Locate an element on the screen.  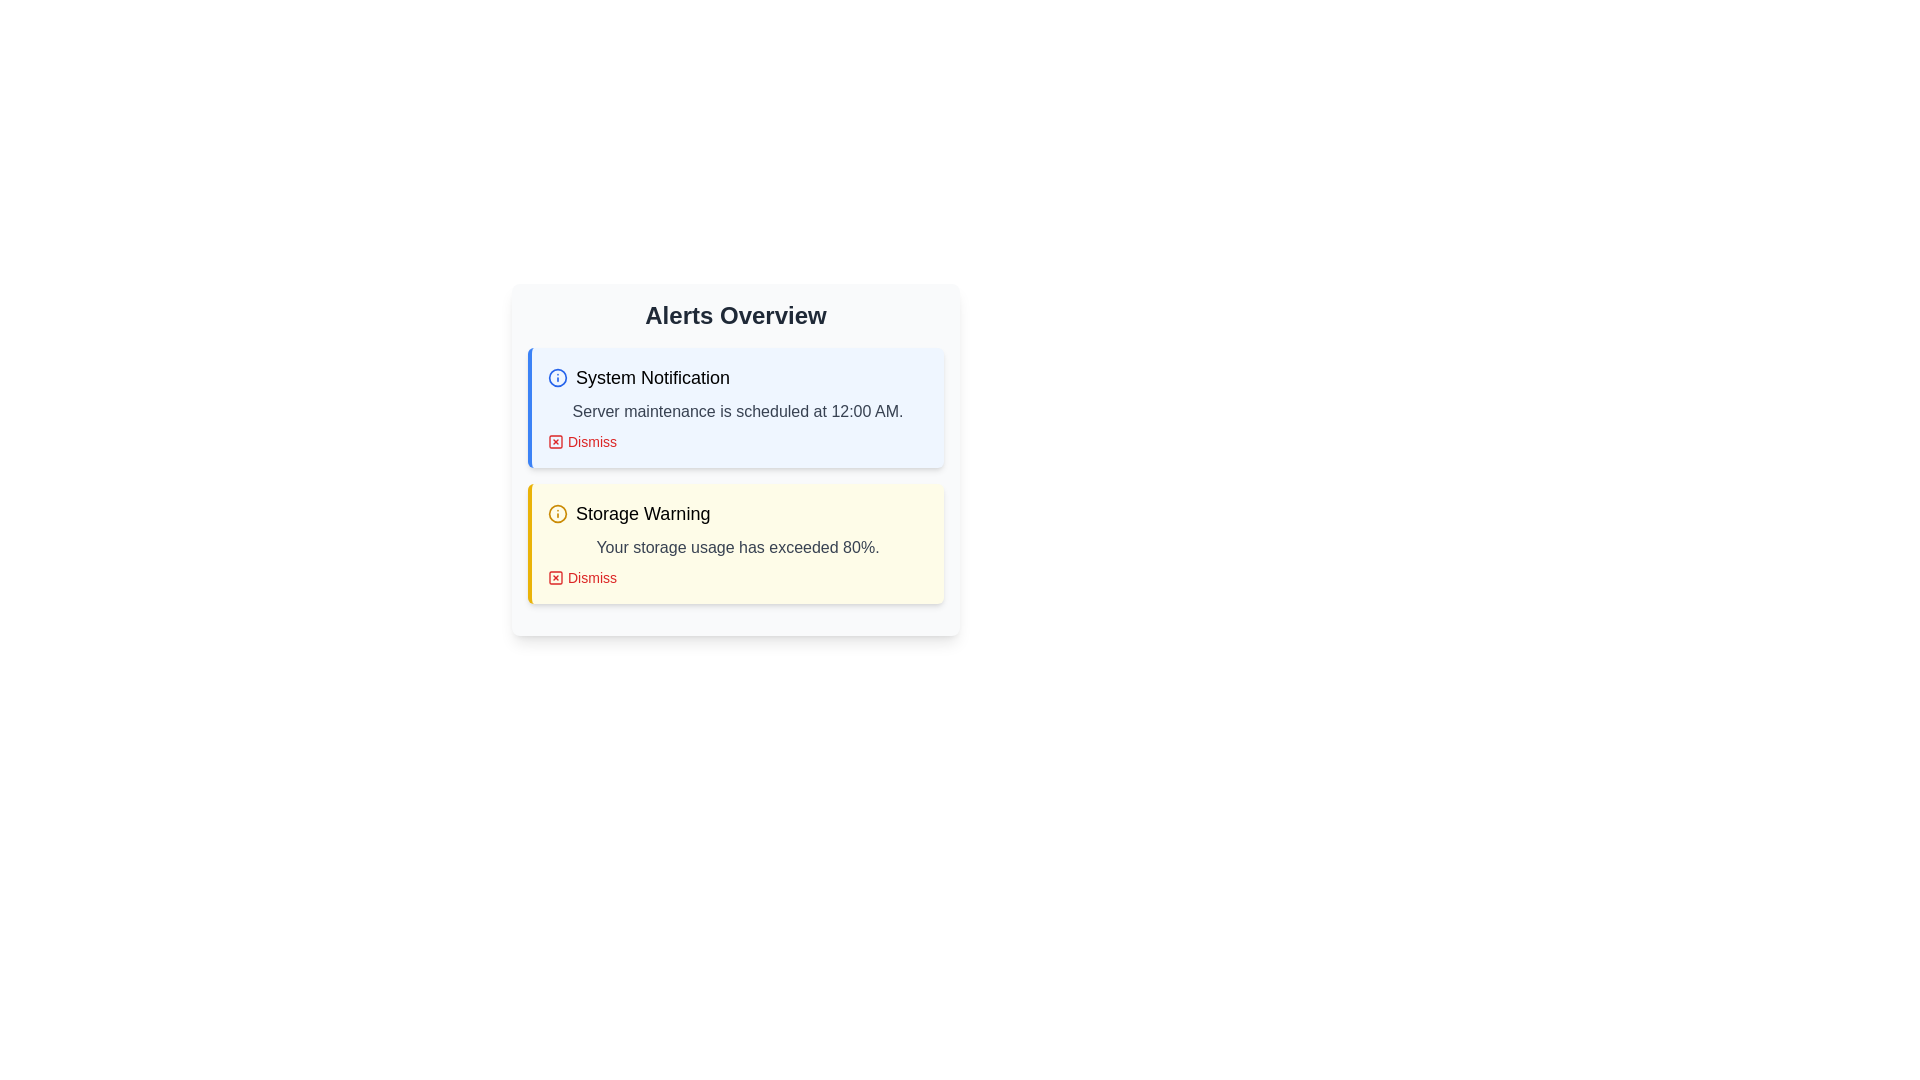
the dismiss button located at the bottom-right corner of the 'System Notification' alert is located at coordinates (581, 441).